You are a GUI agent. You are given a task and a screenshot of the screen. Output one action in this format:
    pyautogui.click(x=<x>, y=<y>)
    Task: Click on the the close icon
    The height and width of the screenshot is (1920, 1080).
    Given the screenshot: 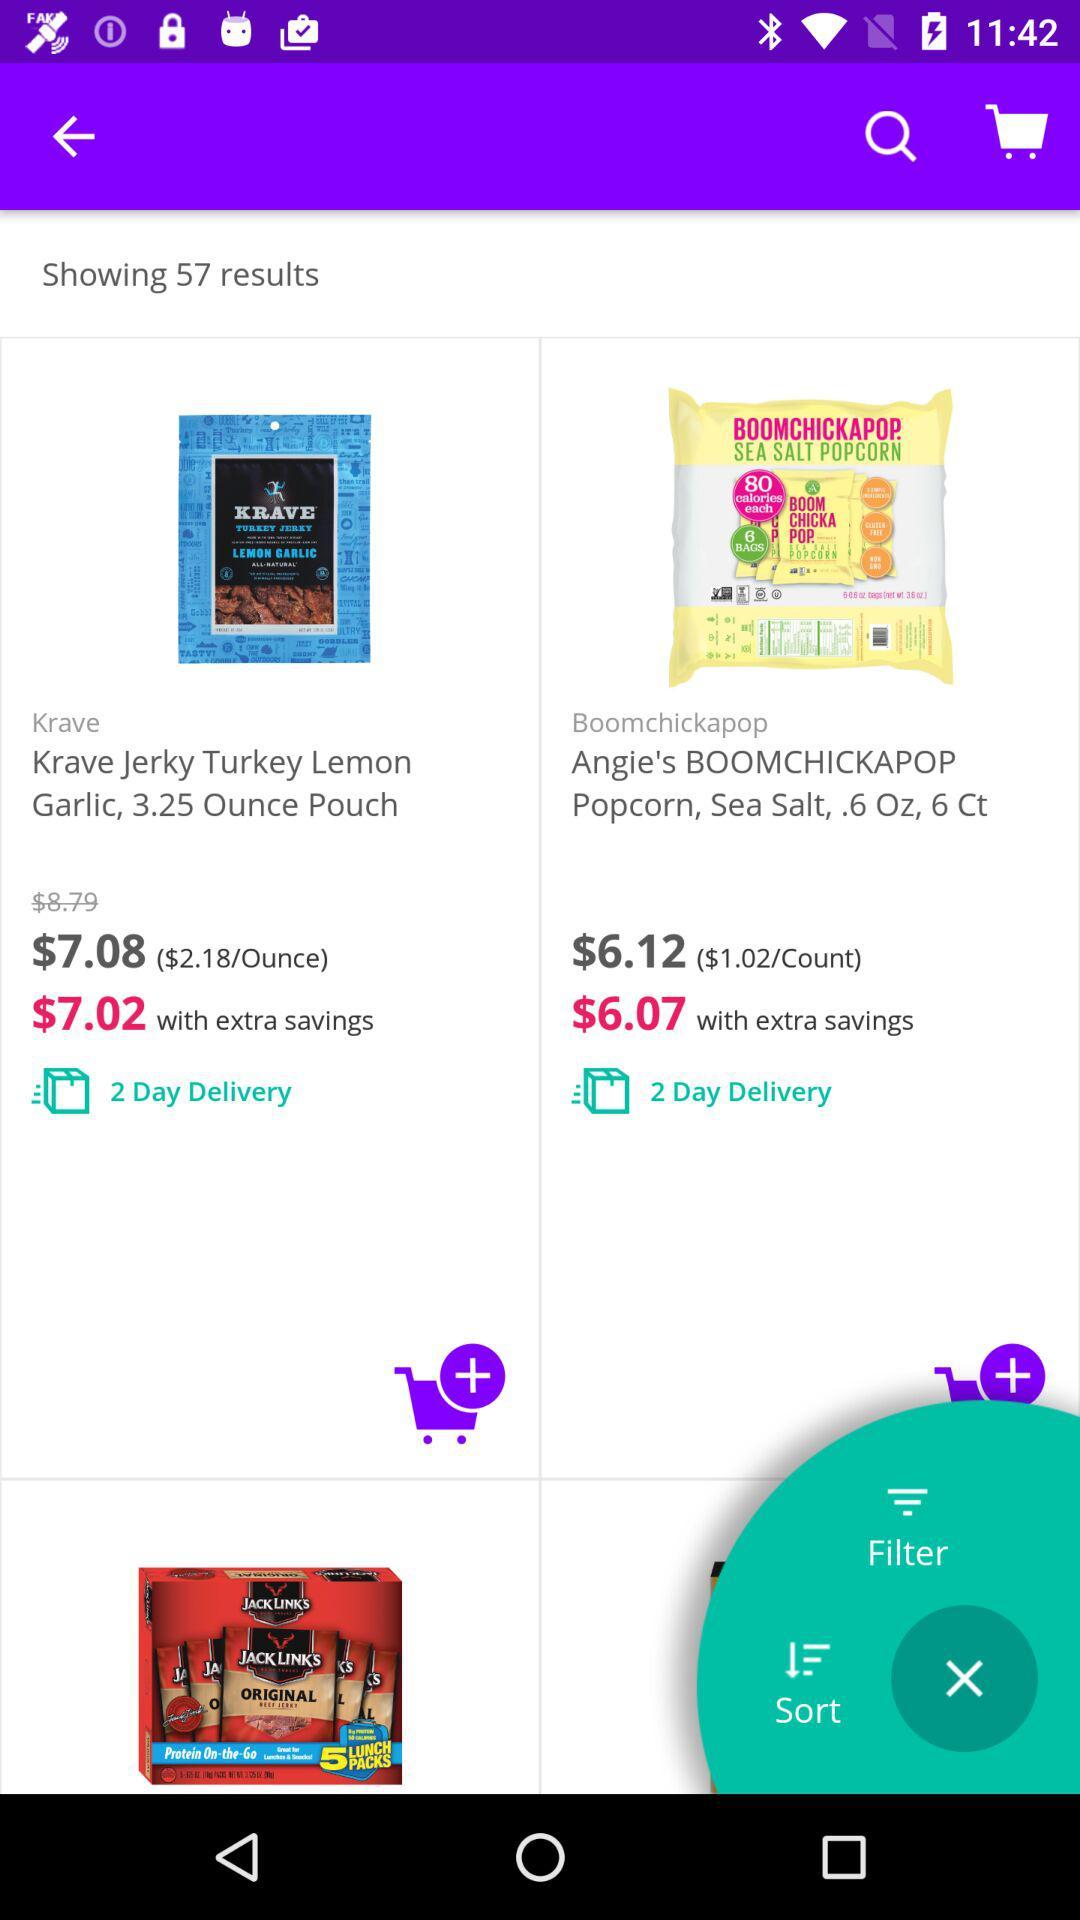 What is the action you would take?
    pyautogui.click(x=963, y=1678)
    